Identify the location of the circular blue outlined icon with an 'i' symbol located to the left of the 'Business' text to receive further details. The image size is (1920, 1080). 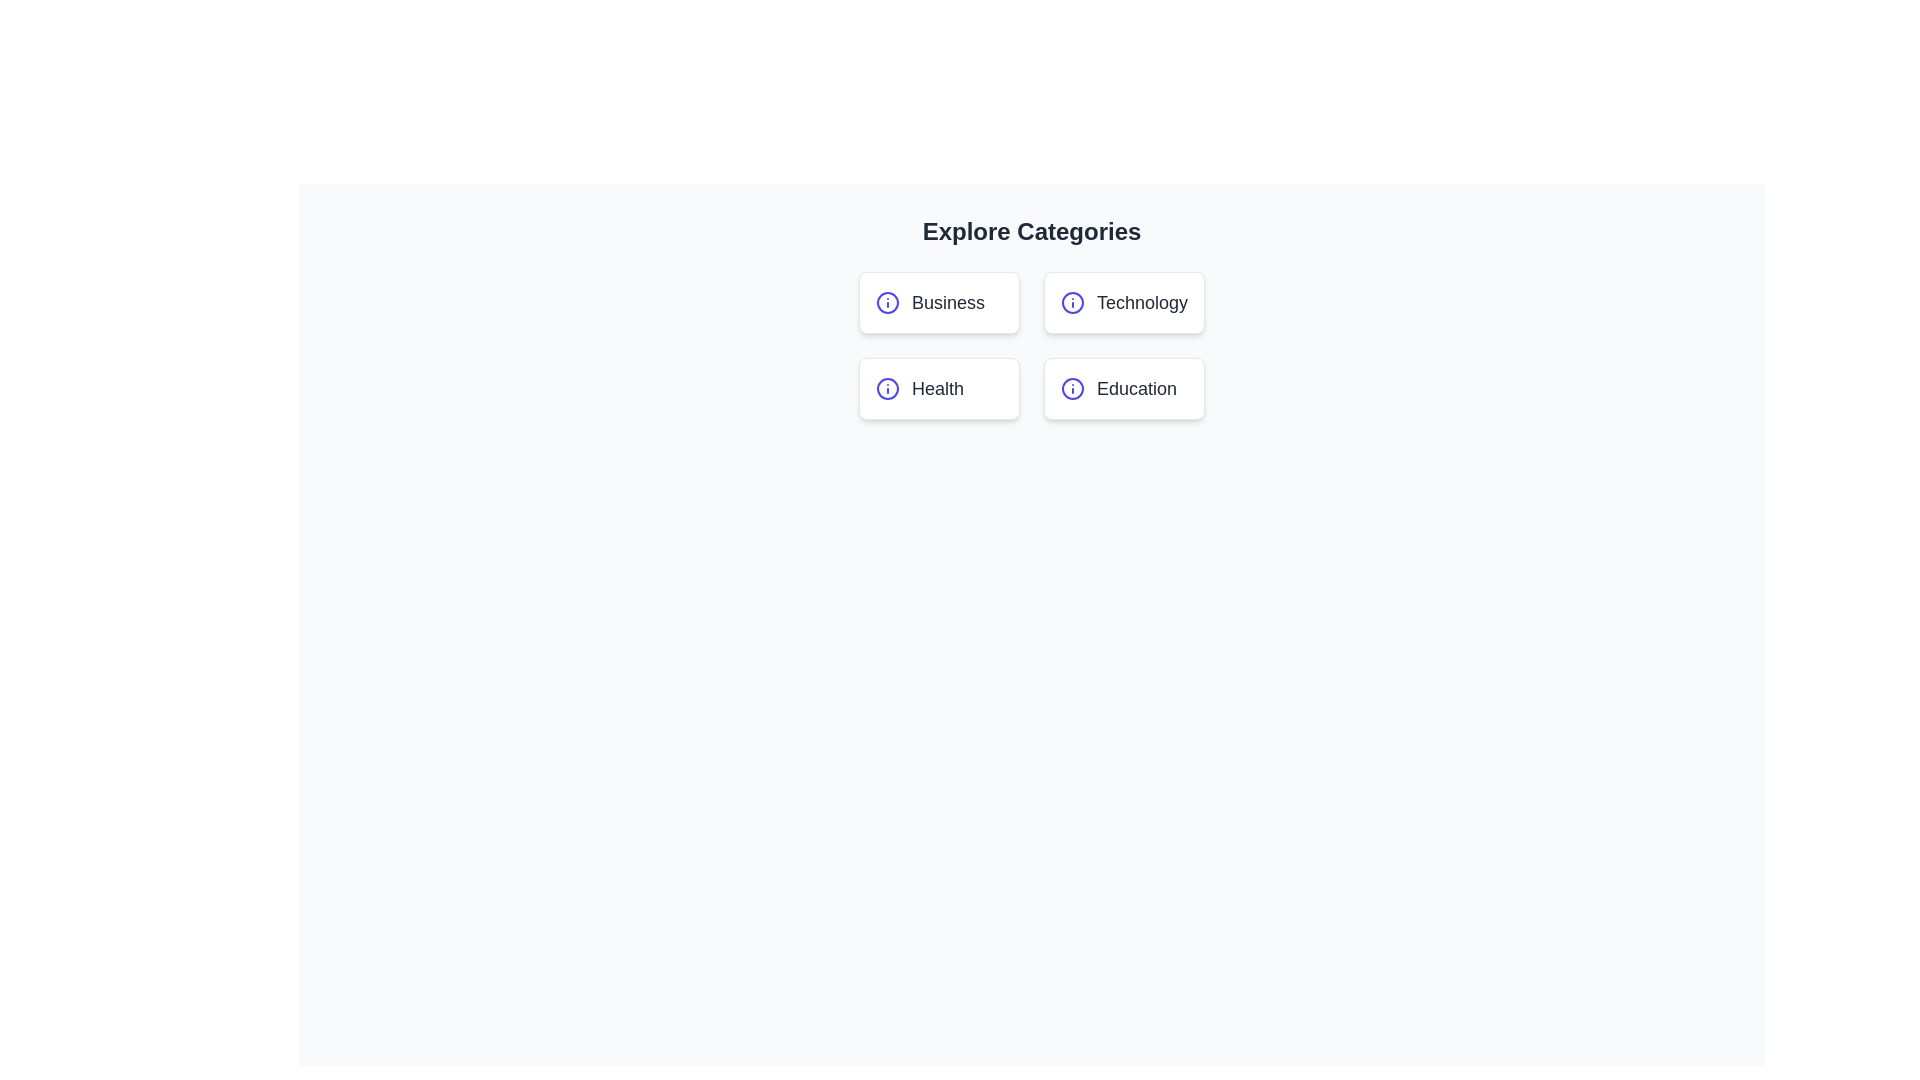
(887, 303).